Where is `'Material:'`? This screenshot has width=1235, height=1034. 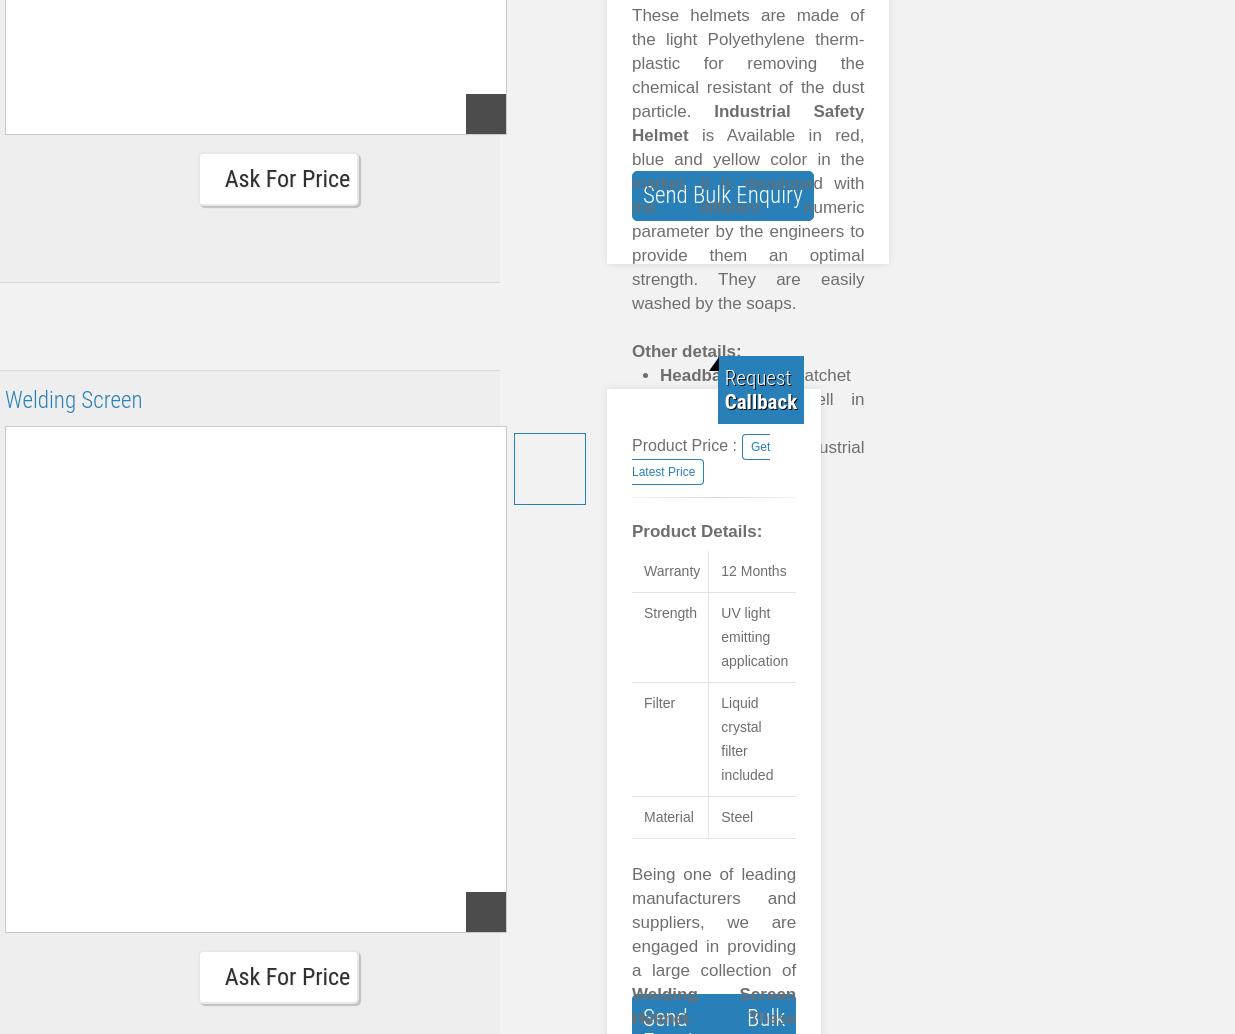 'Material:' is located at coordinates (659, 398).